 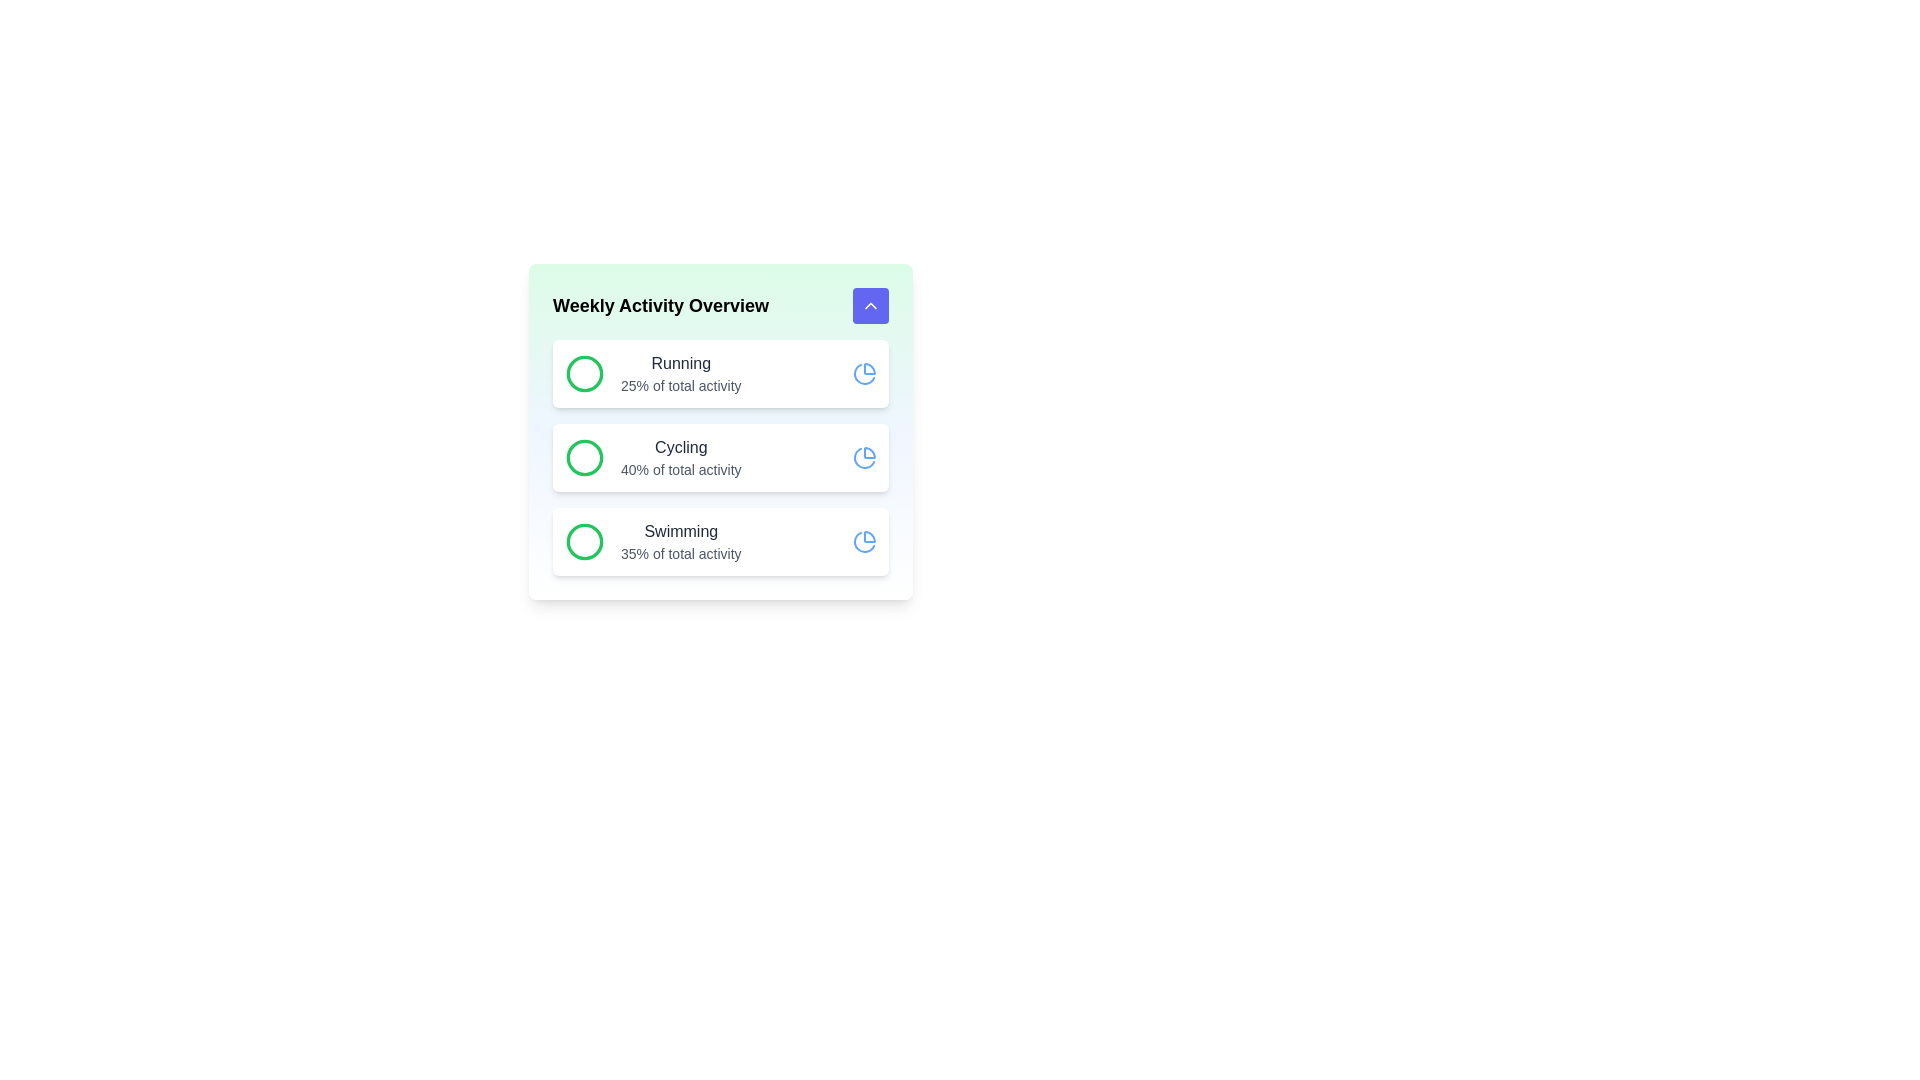 What do you see at coordinates (864, 458) in the screenshot?
I see `the blue pie chart icon located to the far right of the text '40% of total activity' in the 'Weekly Activity Overview' card` at bounding box center [864, 458].